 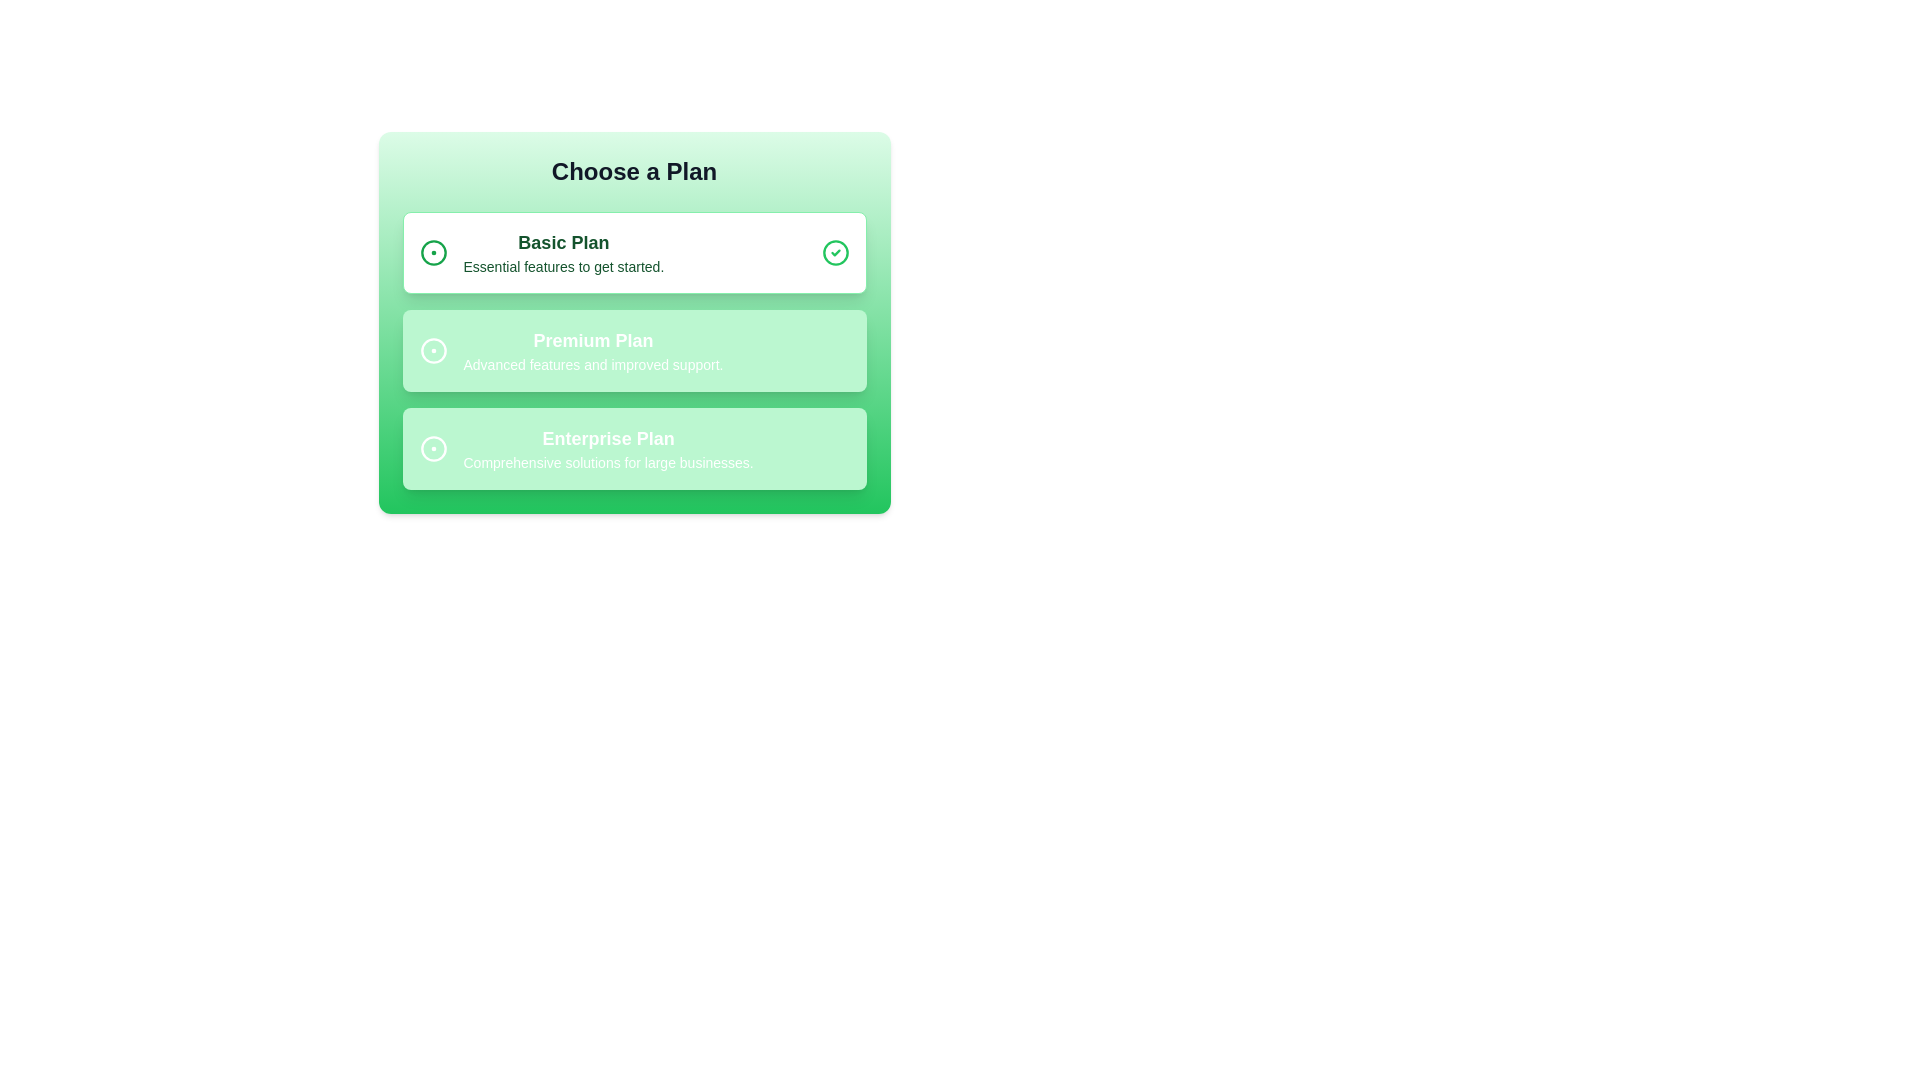 I want to click on text label for the premium plan option located in the middle section of the vertical stack of plan options, which is visually distinguished and includes the description 'Advanced features and improved support.', so click(x=592, y=339).